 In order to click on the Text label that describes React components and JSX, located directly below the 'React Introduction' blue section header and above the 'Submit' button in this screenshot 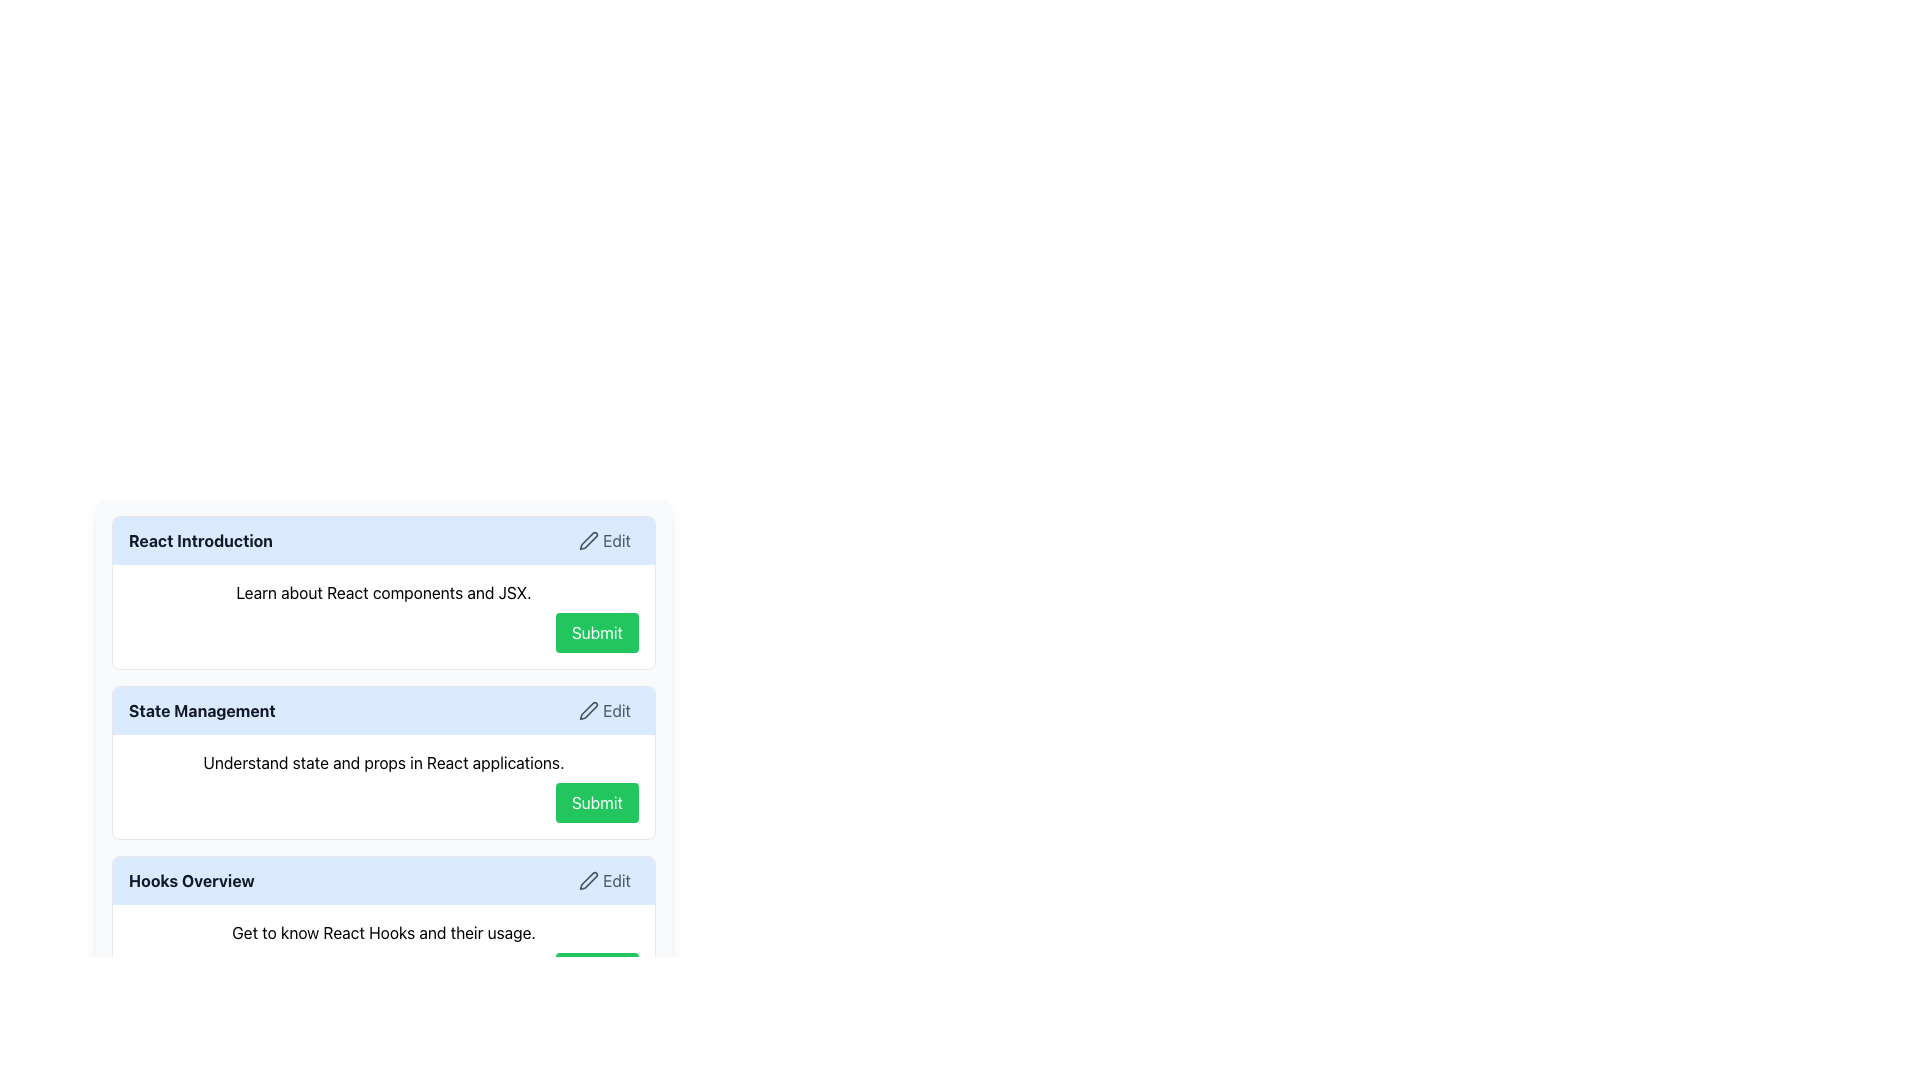, I will do `click(384, 592)`.